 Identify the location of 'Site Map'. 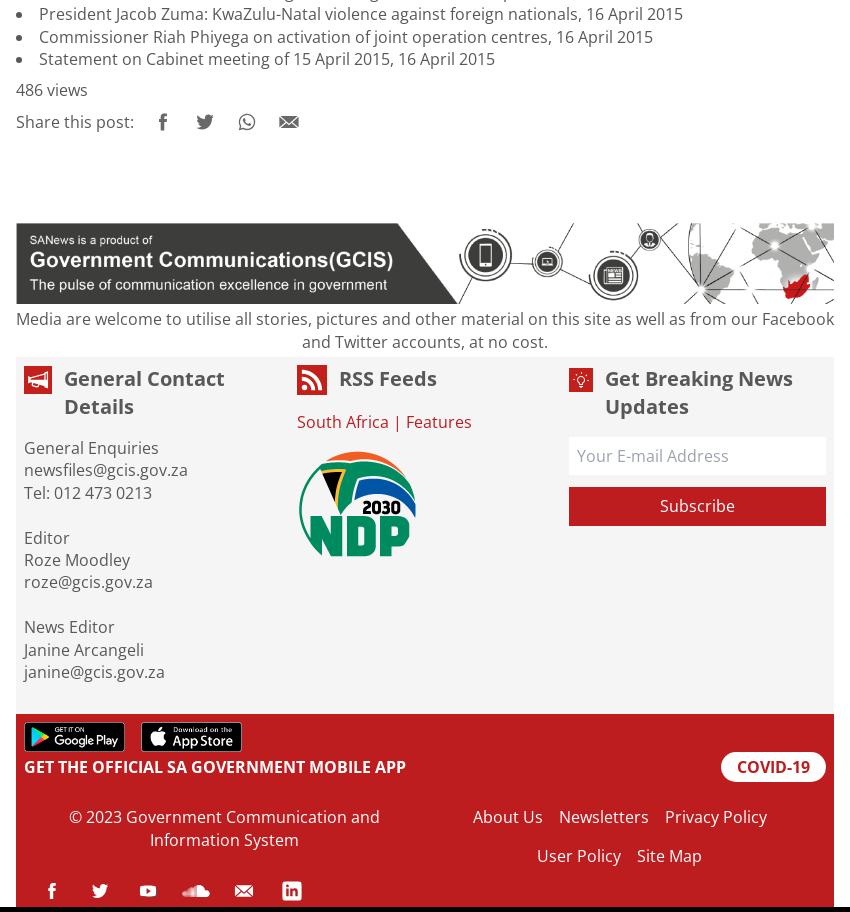
(669, 855).